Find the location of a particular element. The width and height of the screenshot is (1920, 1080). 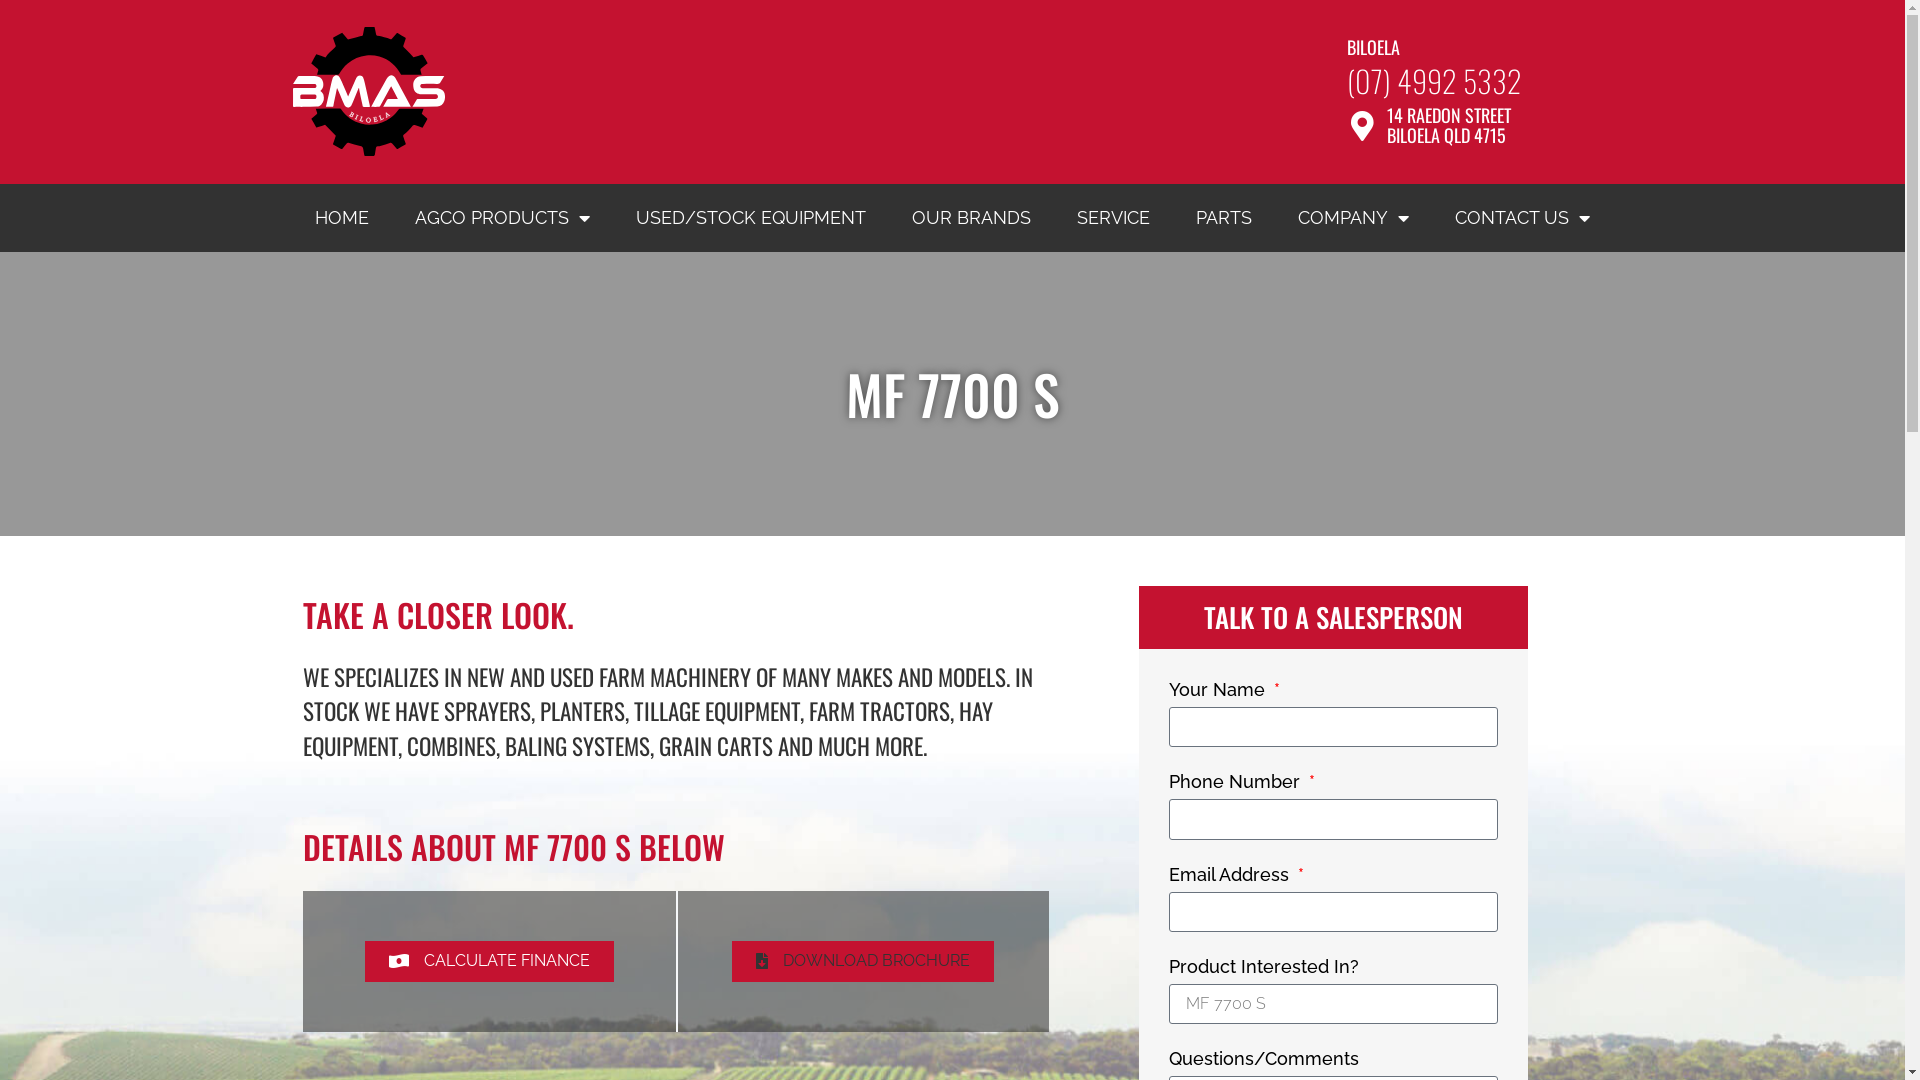

'CONTACT US' is located at coordinates (1521, 217).